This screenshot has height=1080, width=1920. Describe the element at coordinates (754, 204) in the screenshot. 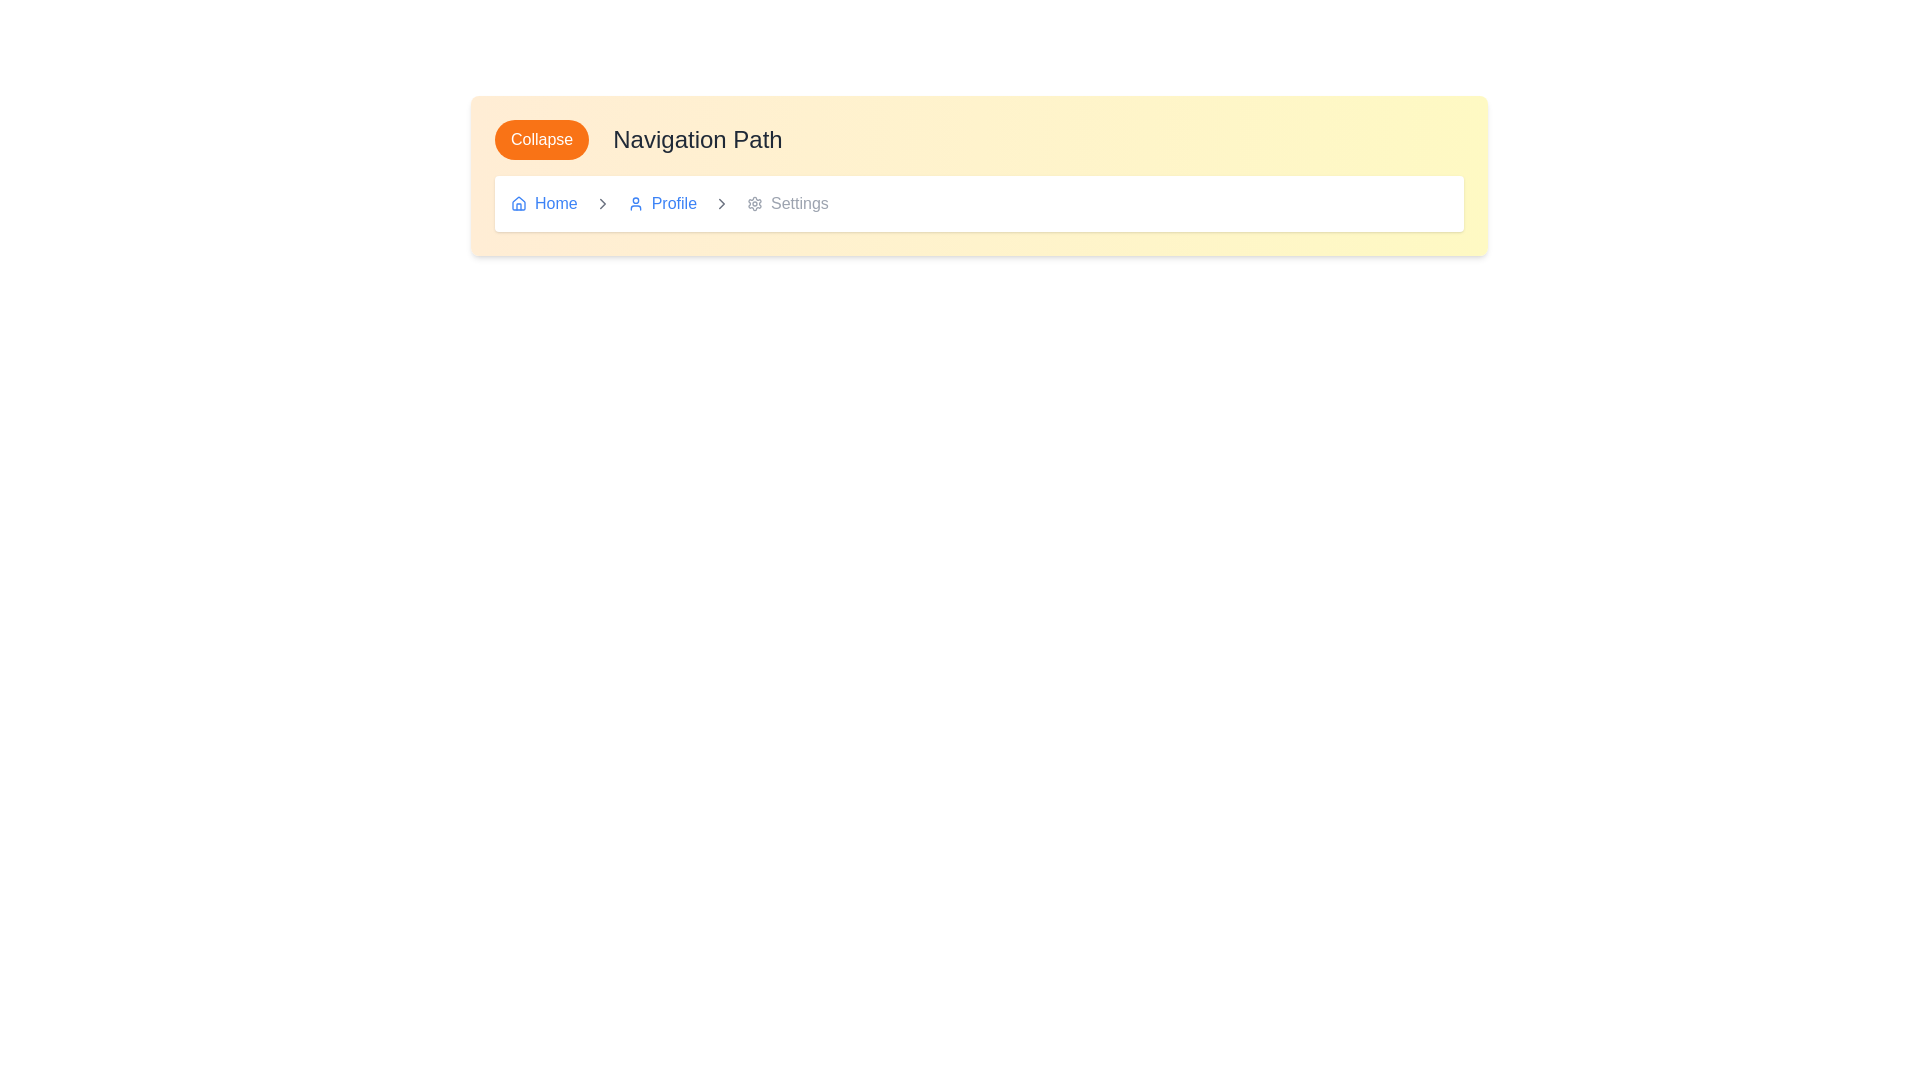

I see `the gear-shaped icon representing settings, located on the right-hand side of the breadcrumb navigation bar next to the text 'Settings'` at that location.